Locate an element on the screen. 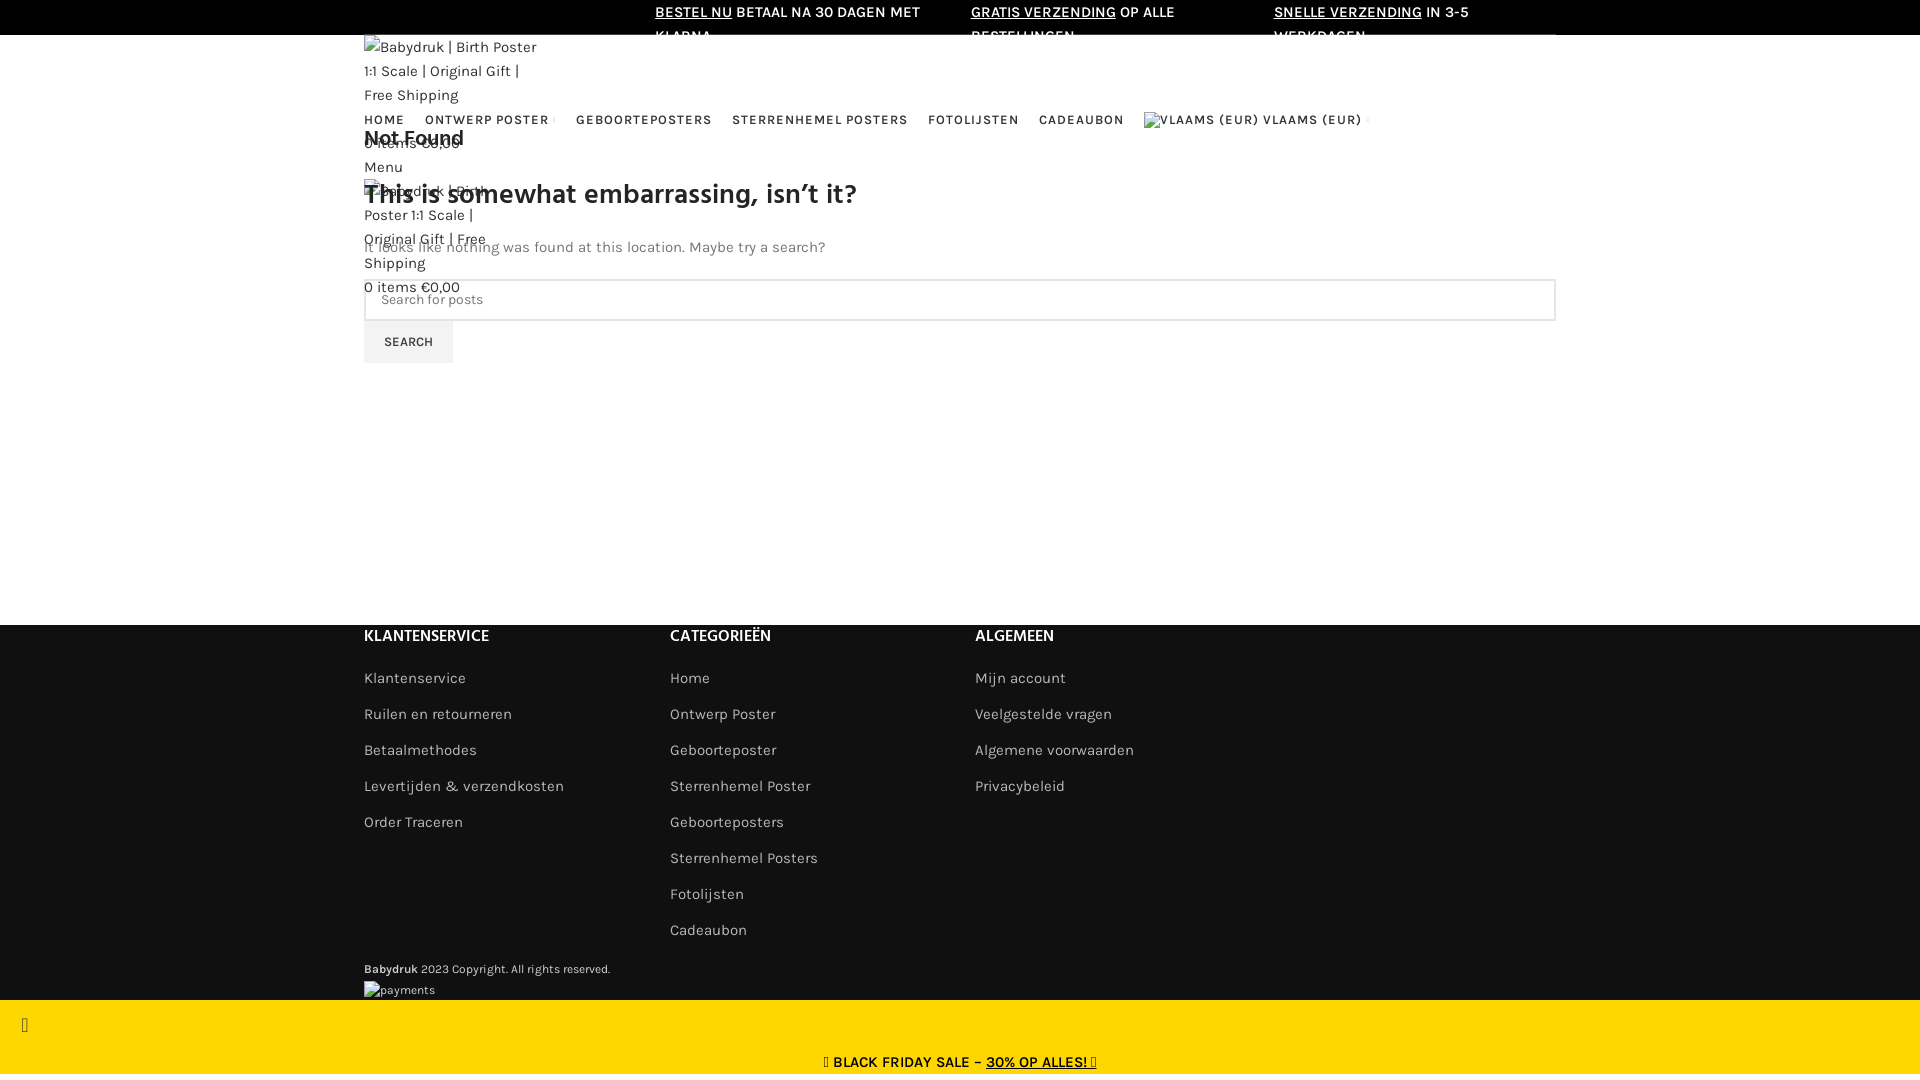 The width and height of the screenshot is (1920, 1080). 'HOME' is located at coordinates (384, 119).